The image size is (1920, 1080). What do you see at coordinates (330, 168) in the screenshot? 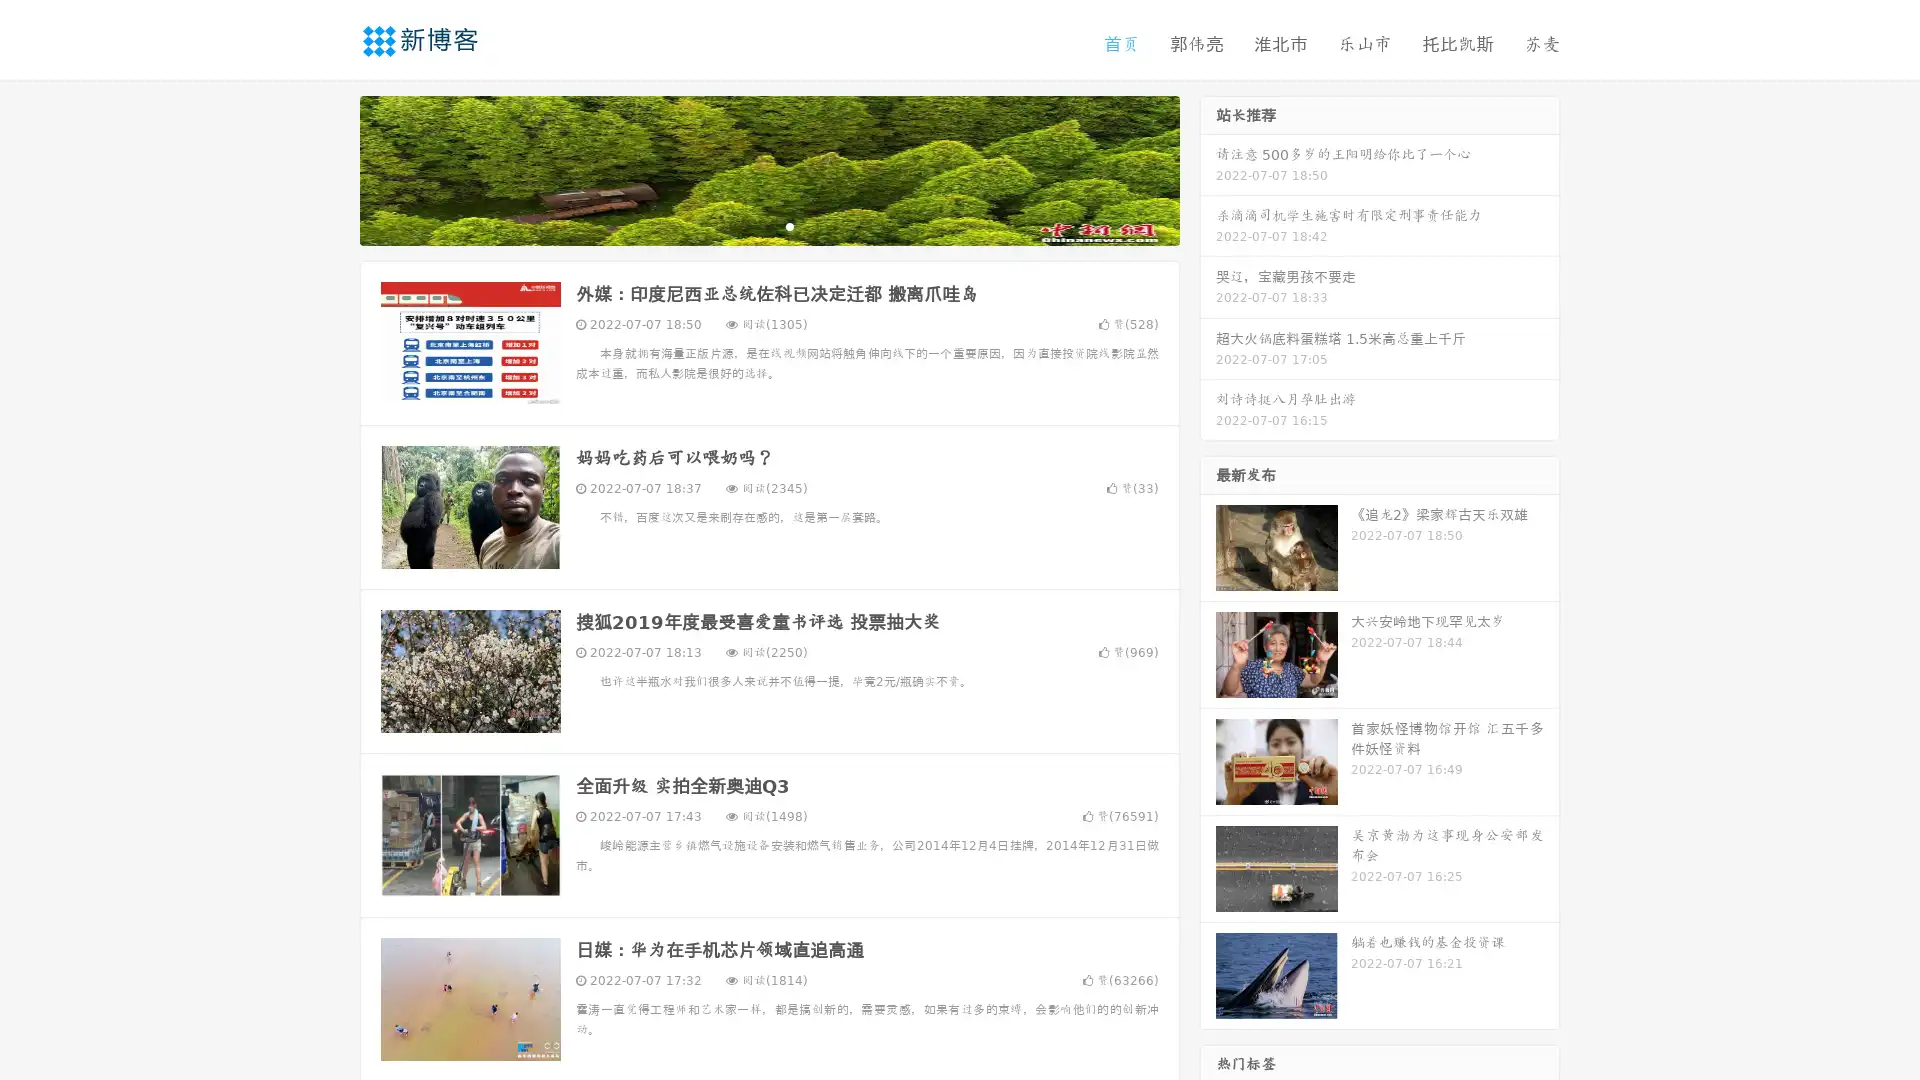
I see `Previous slide` at bounding box center [330, 168].